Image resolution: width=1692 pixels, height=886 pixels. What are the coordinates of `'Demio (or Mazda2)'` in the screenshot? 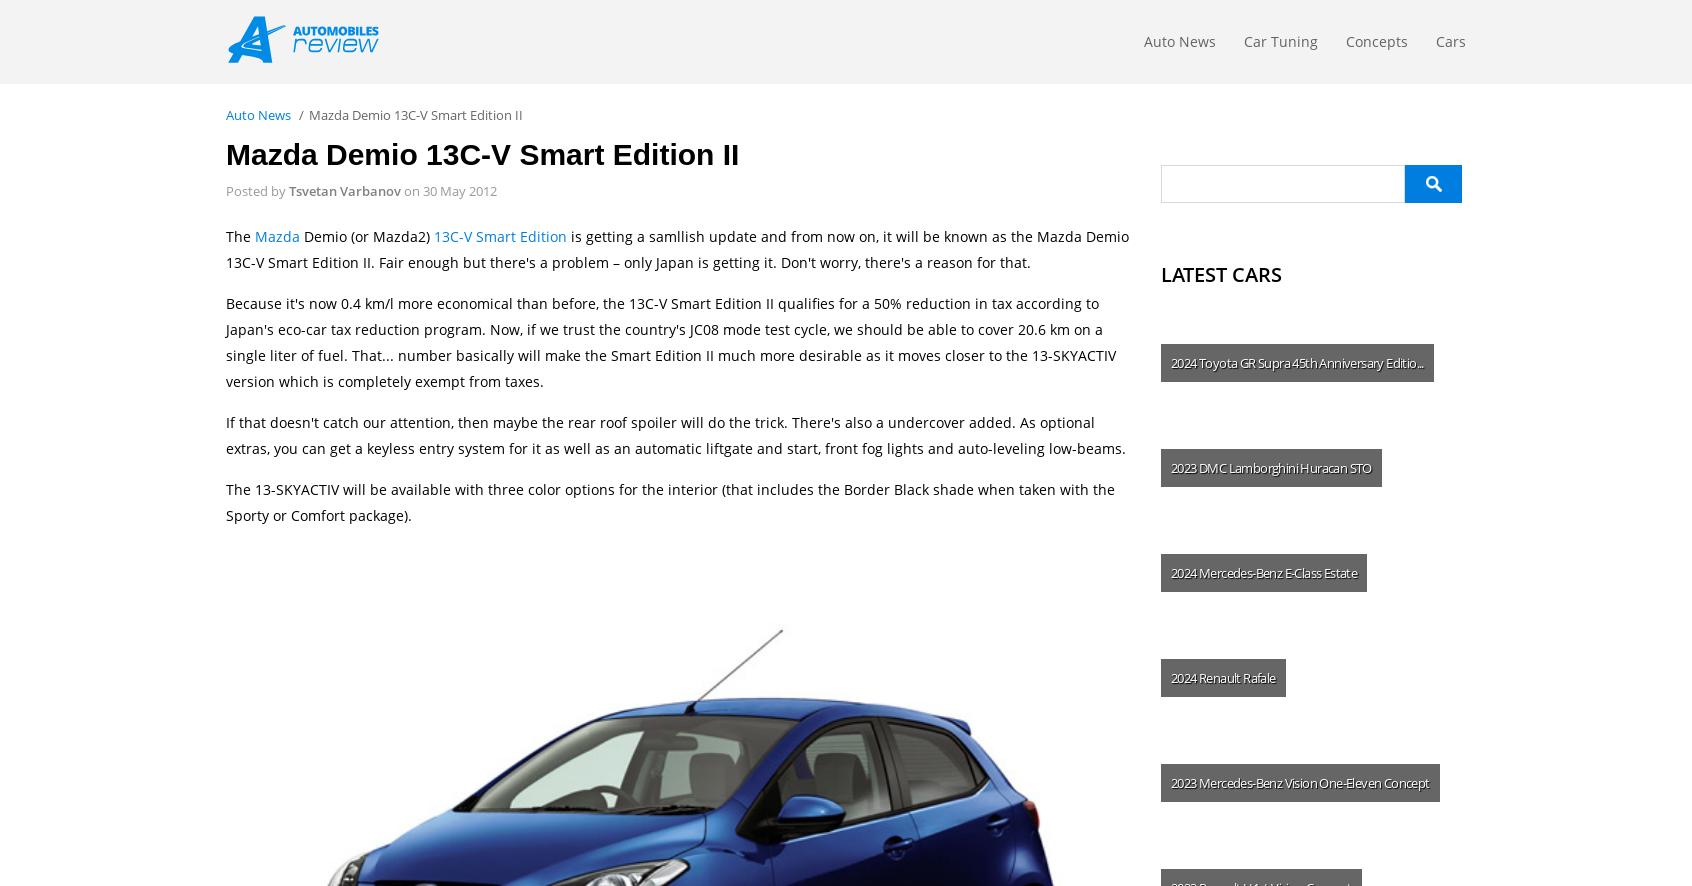 It's located at (366, 235).